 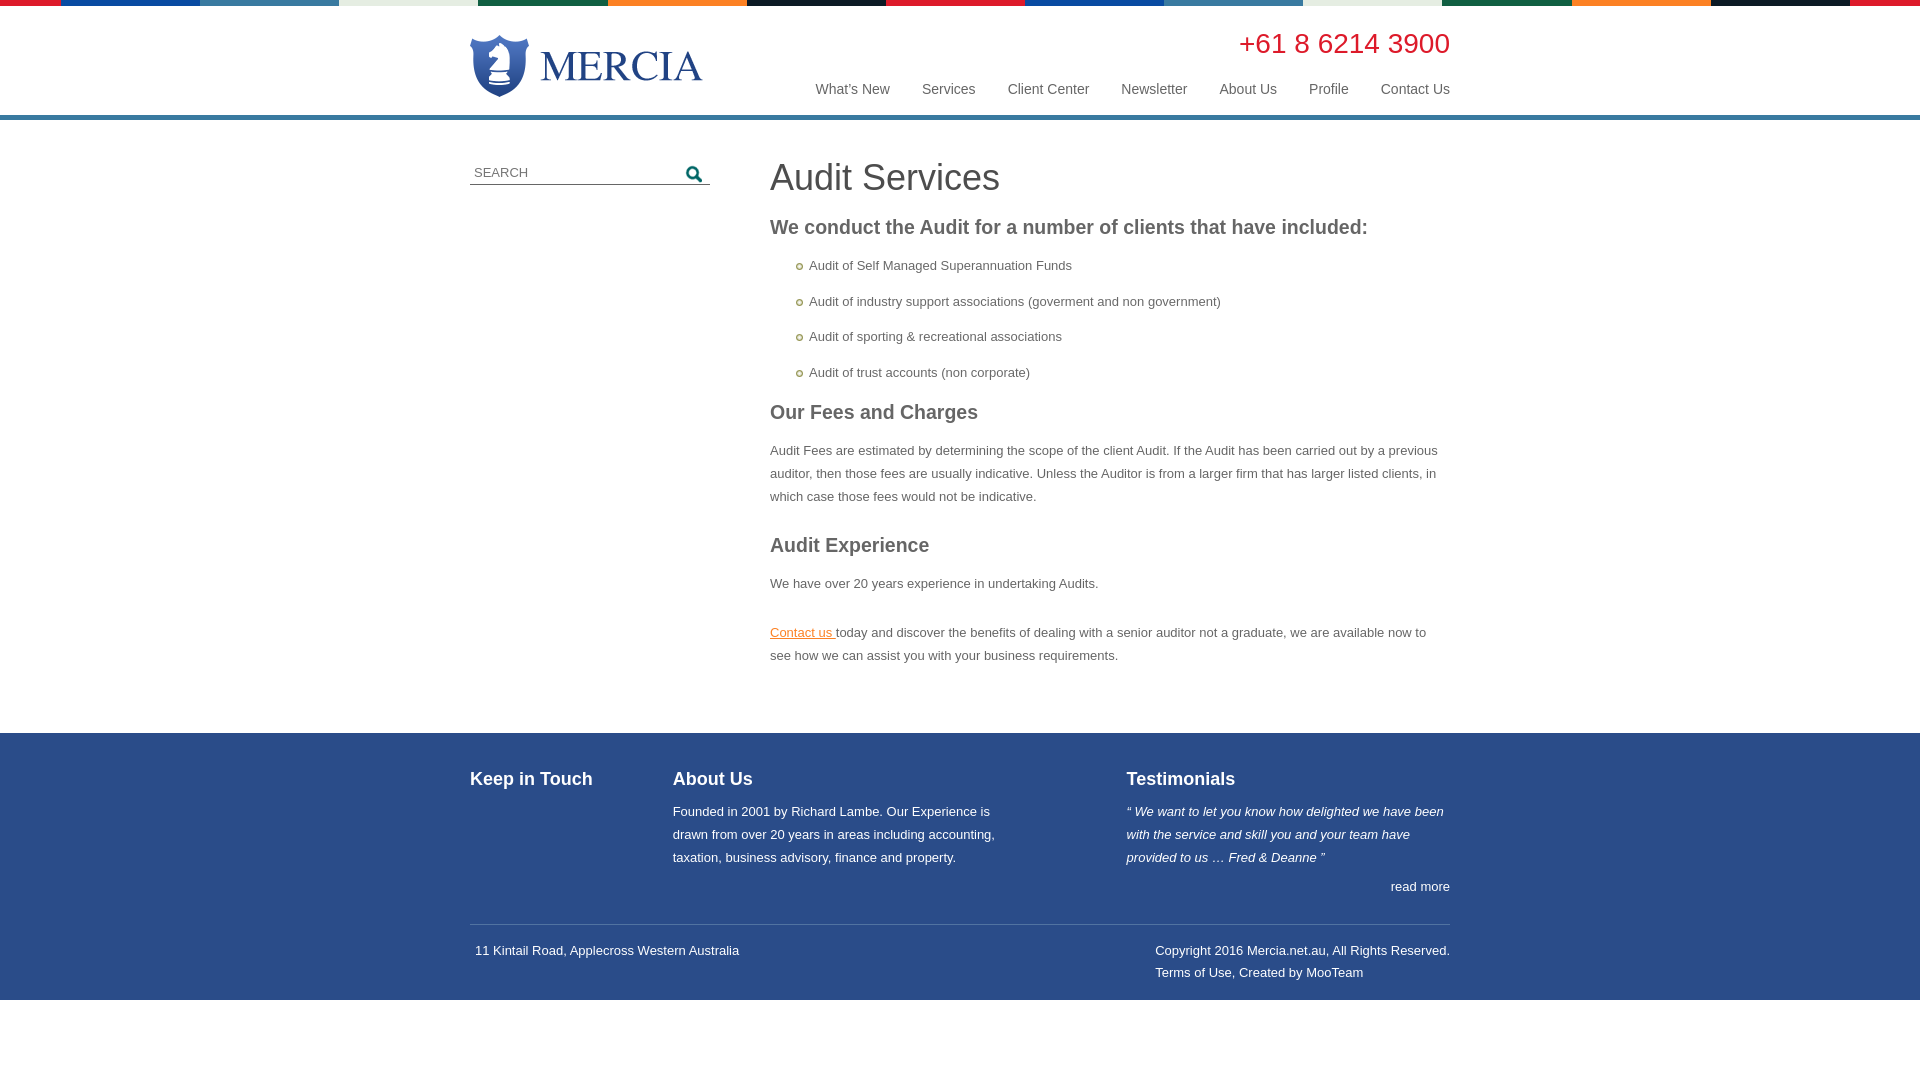 What do you see at coordinates (695, 173) in the screenshot?
I see `'Search'` at bounding box center [695, 173].